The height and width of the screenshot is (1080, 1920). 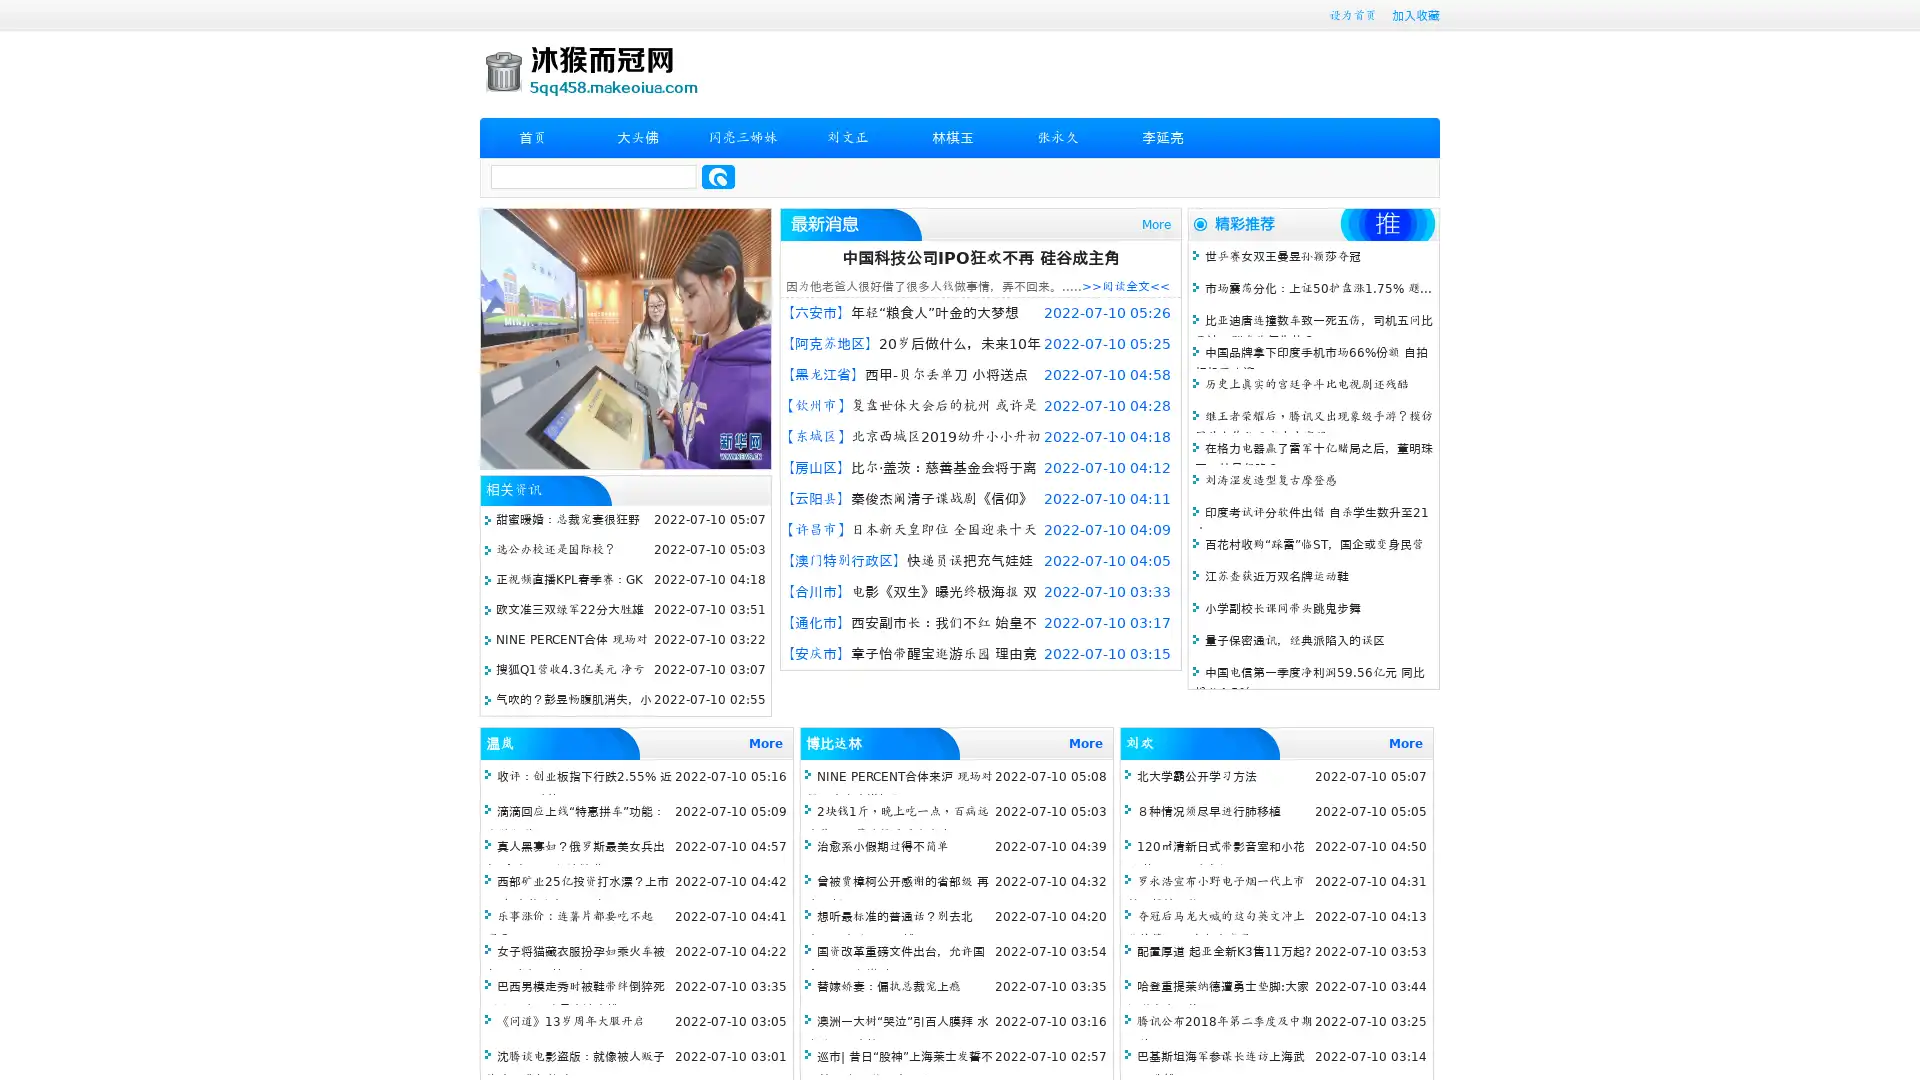 I want to click on Search, so click(x=718, y=176).